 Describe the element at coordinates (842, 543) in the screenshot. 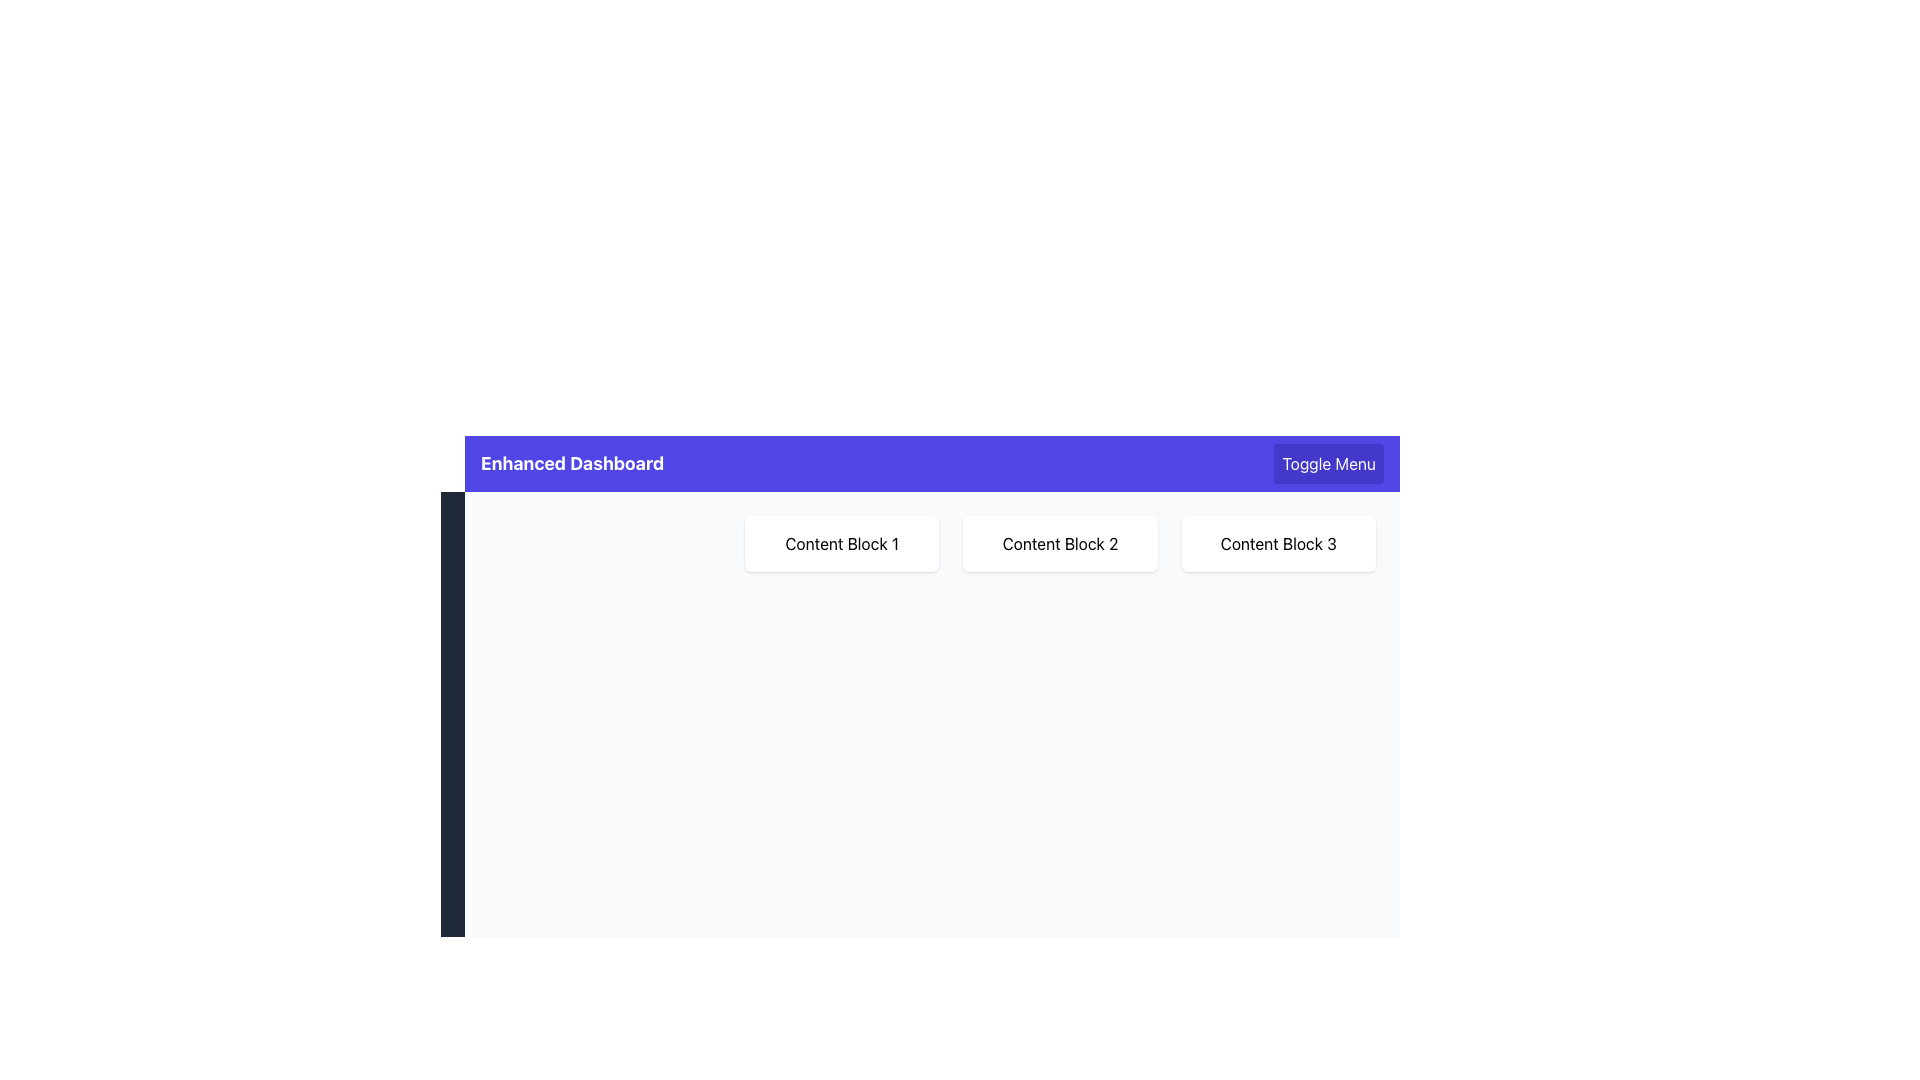

I see `the Informational Card, which is the leftmost card in a grid of three under the purple header labeled 'Enhanced Dashboard'` at that location.